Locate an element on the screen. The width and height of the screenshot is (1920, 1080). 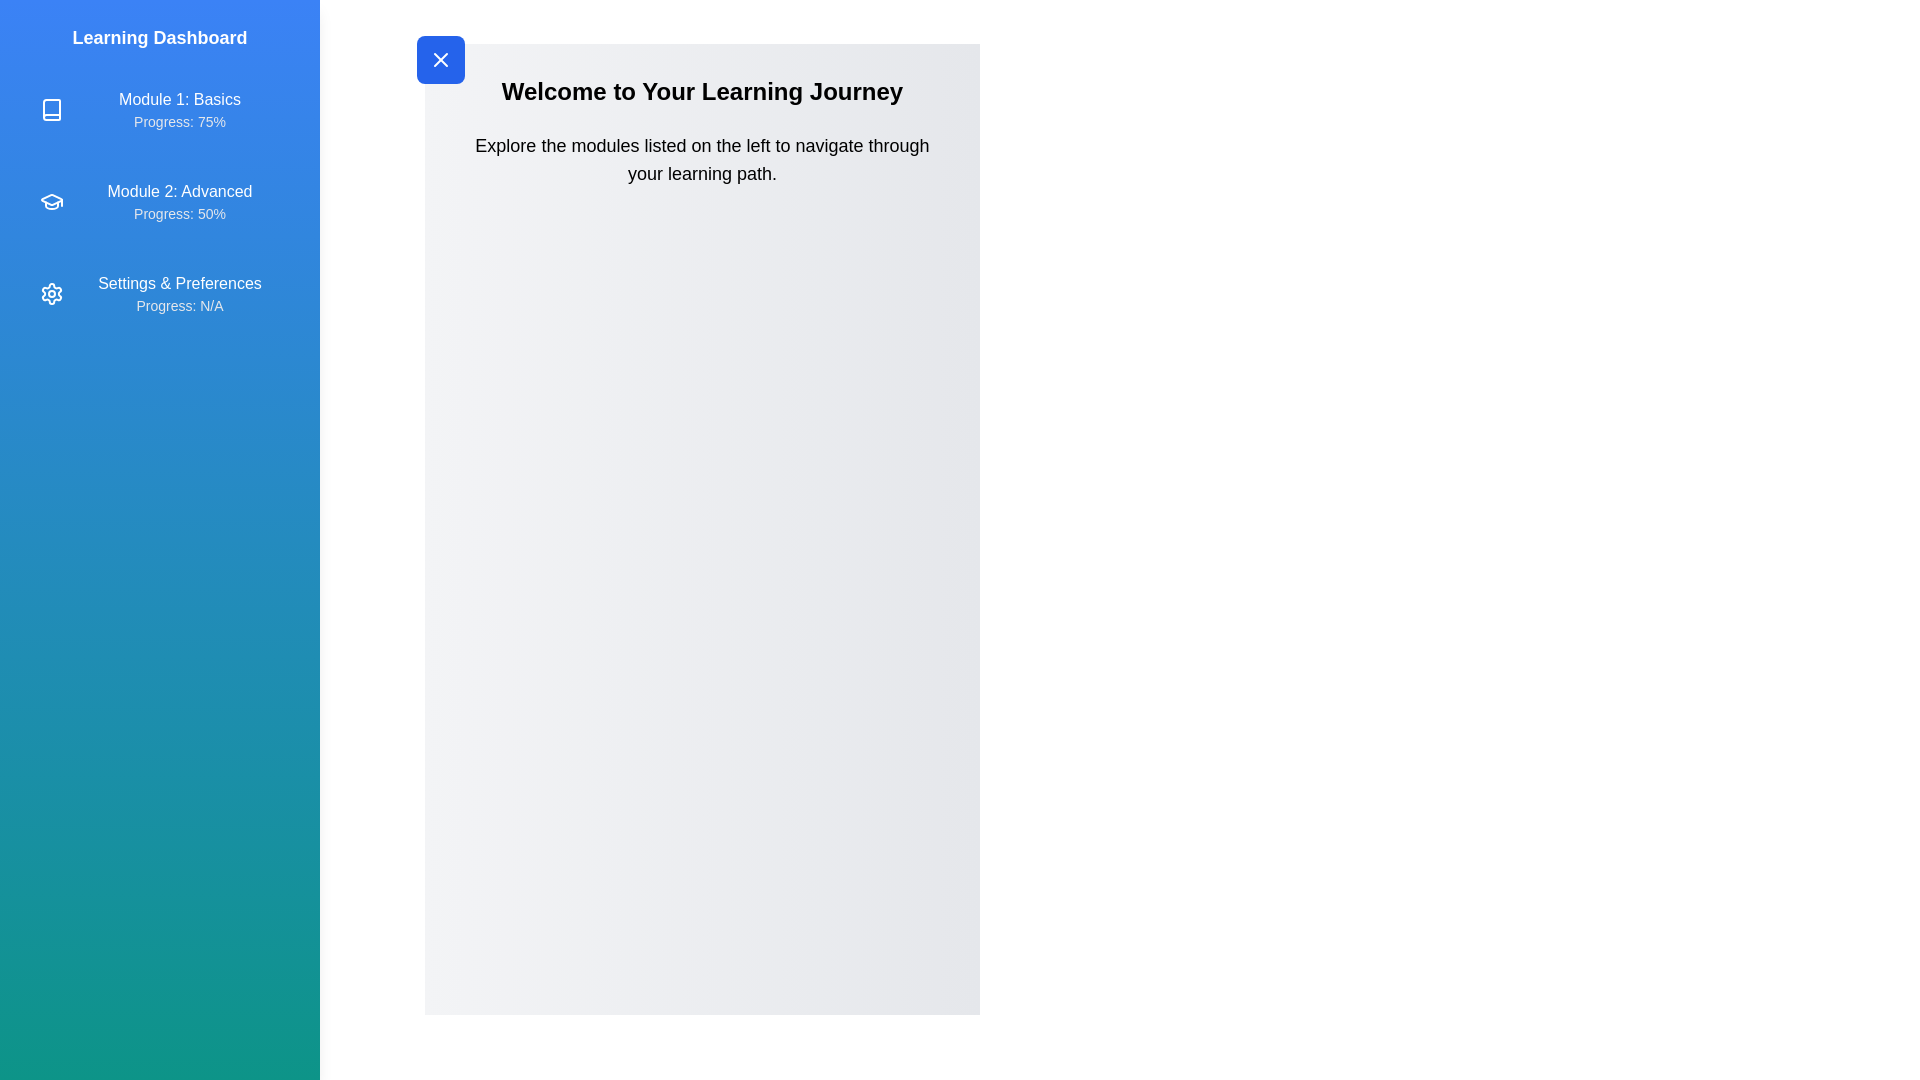
toggle button located at the top-left corner of the screen to toggle the drawer open or closed is located at coordinates (440, 59).